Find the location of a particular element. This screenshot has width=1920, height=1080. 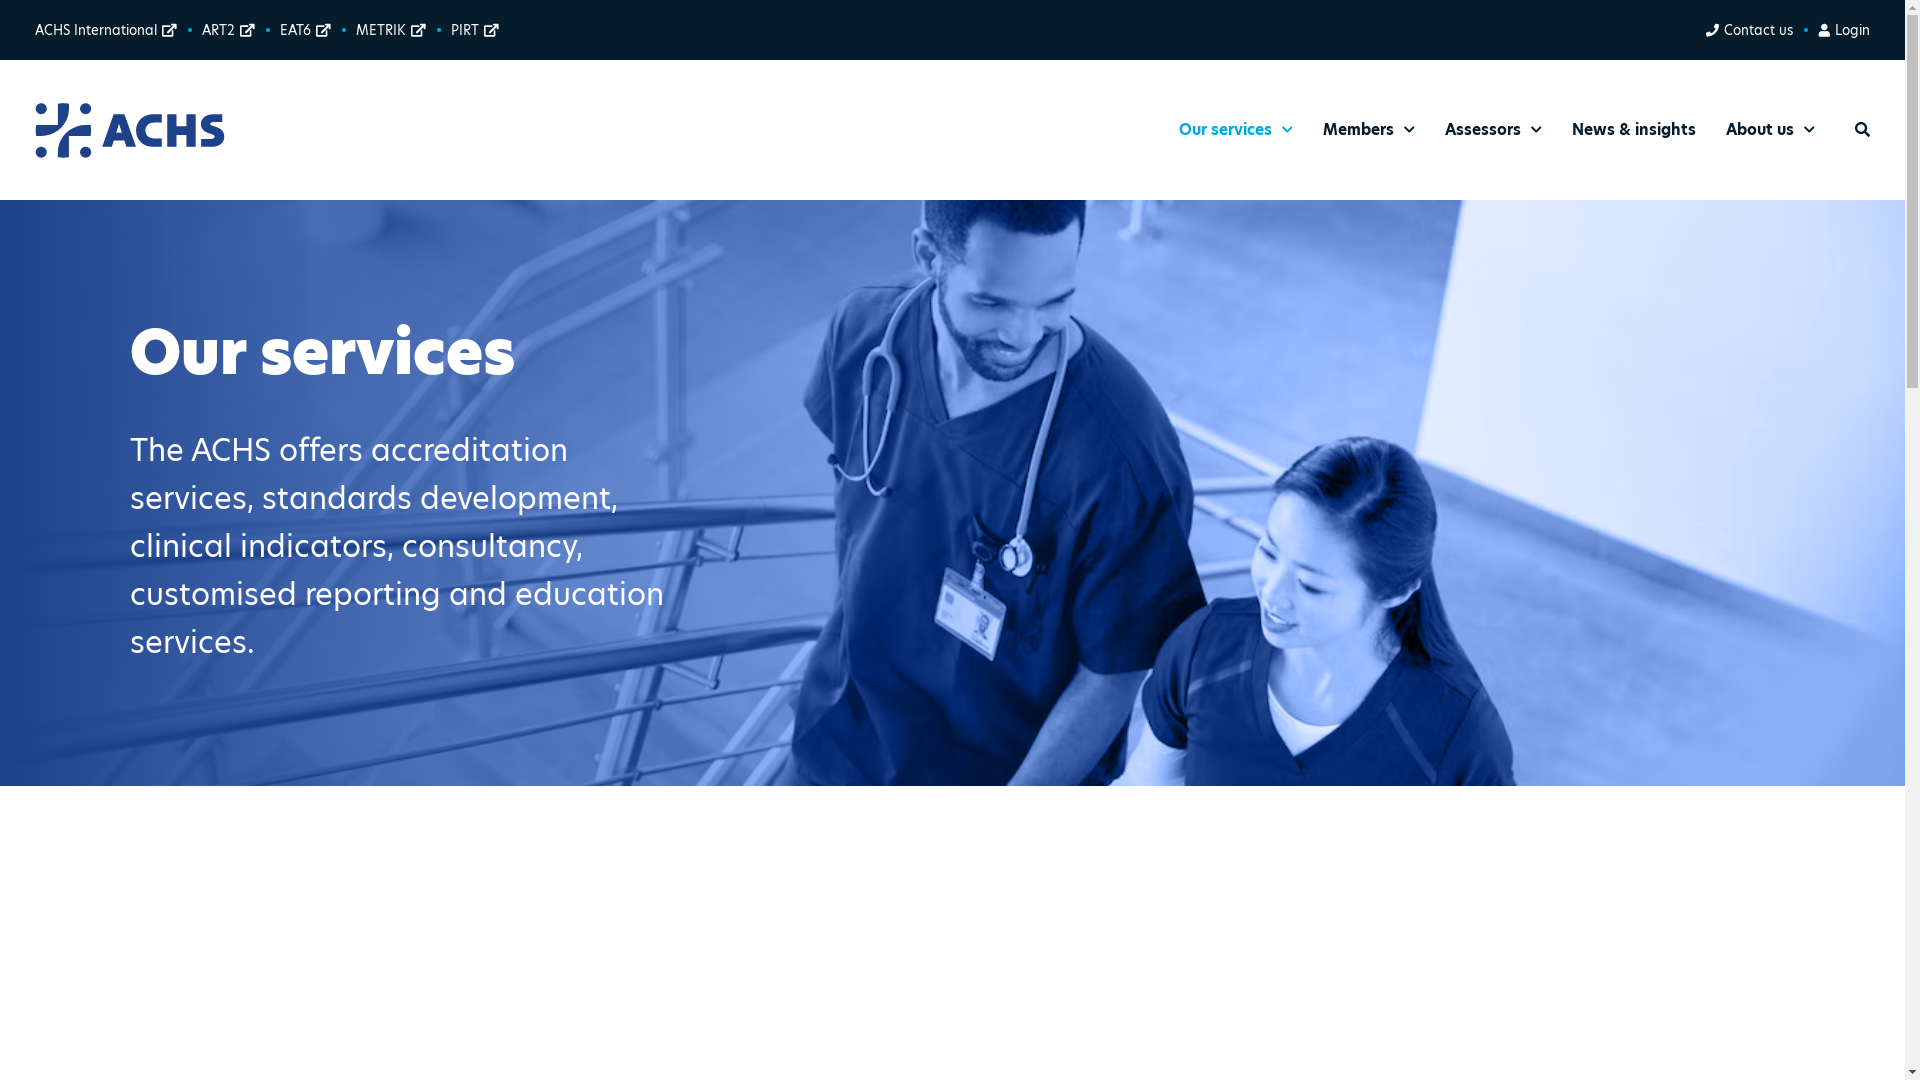

'ACHS International' is located at coordinates (104, 30).